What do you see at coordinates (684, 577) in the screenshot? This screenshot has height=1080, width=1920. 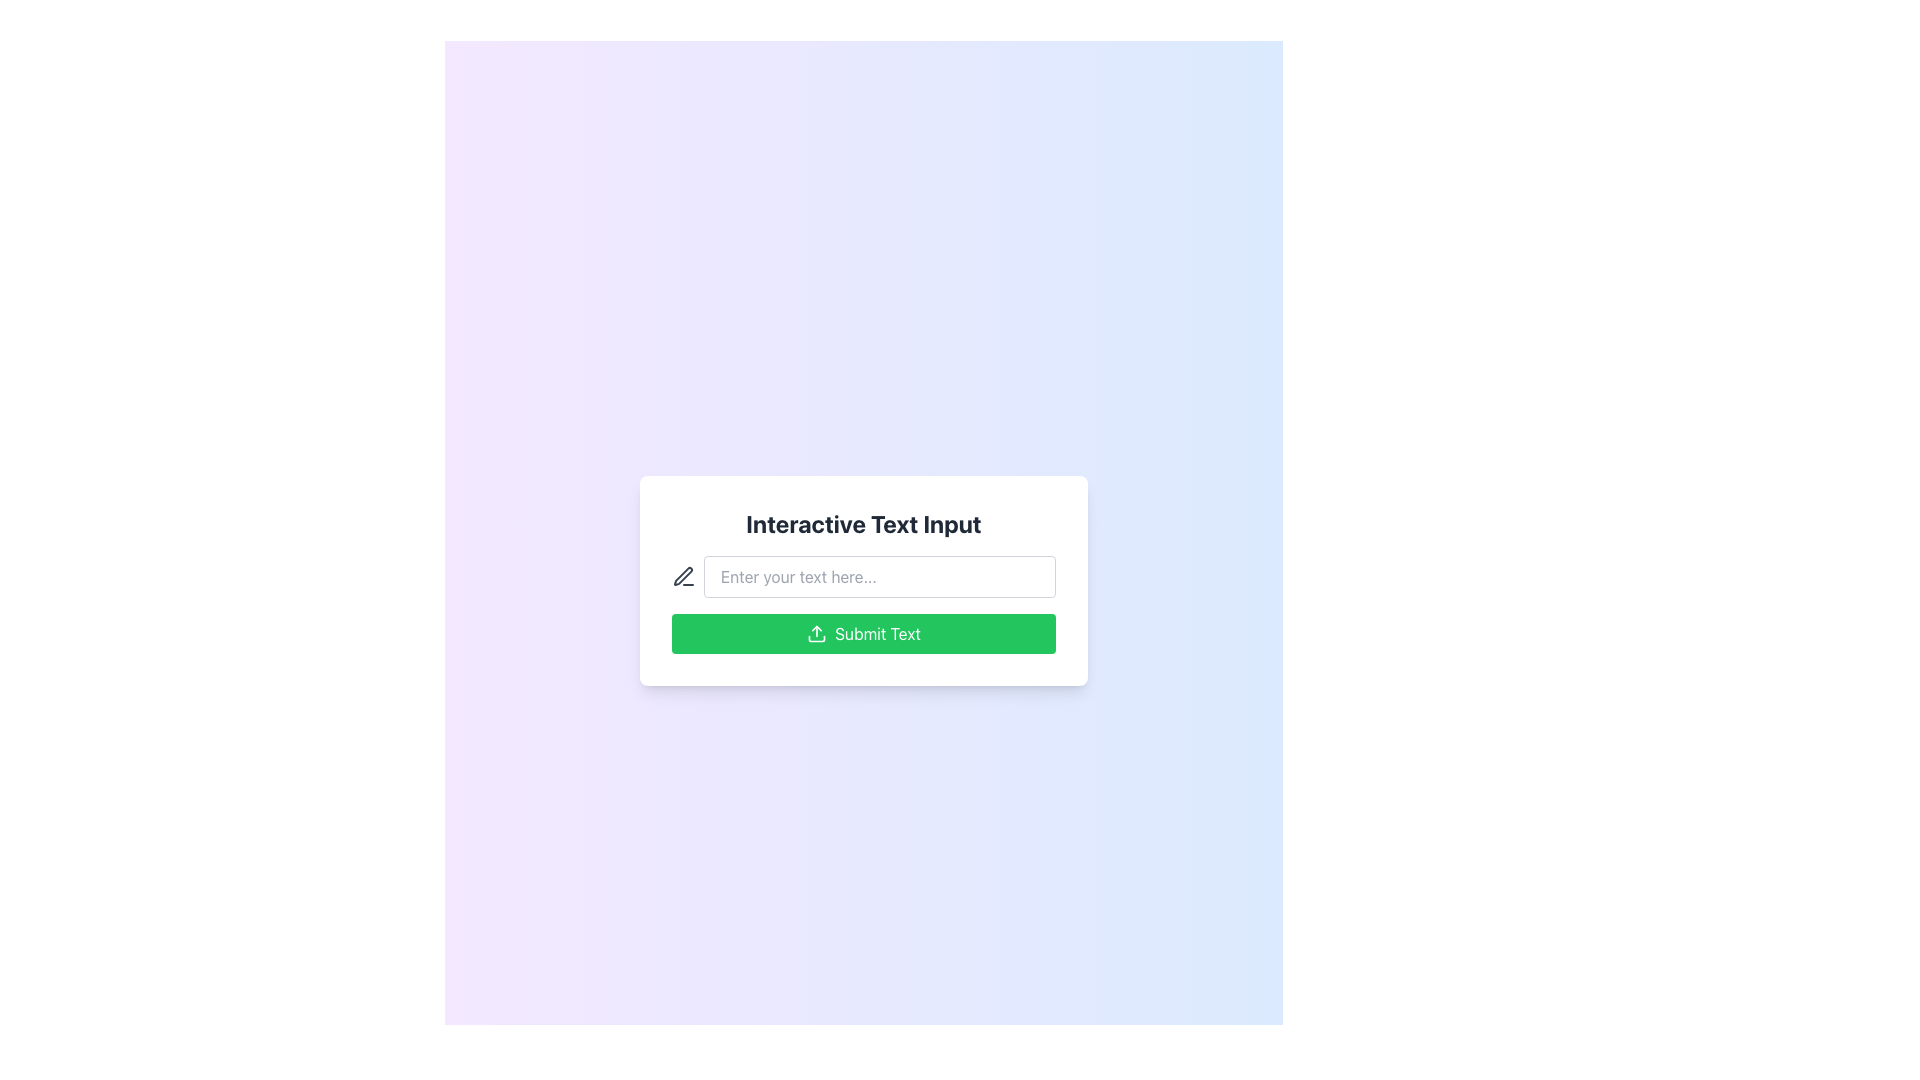 I see `the pen-shaped icon rendered in medium gray color, located to the immediate left of the text input field` at bounding box center [684, 577].